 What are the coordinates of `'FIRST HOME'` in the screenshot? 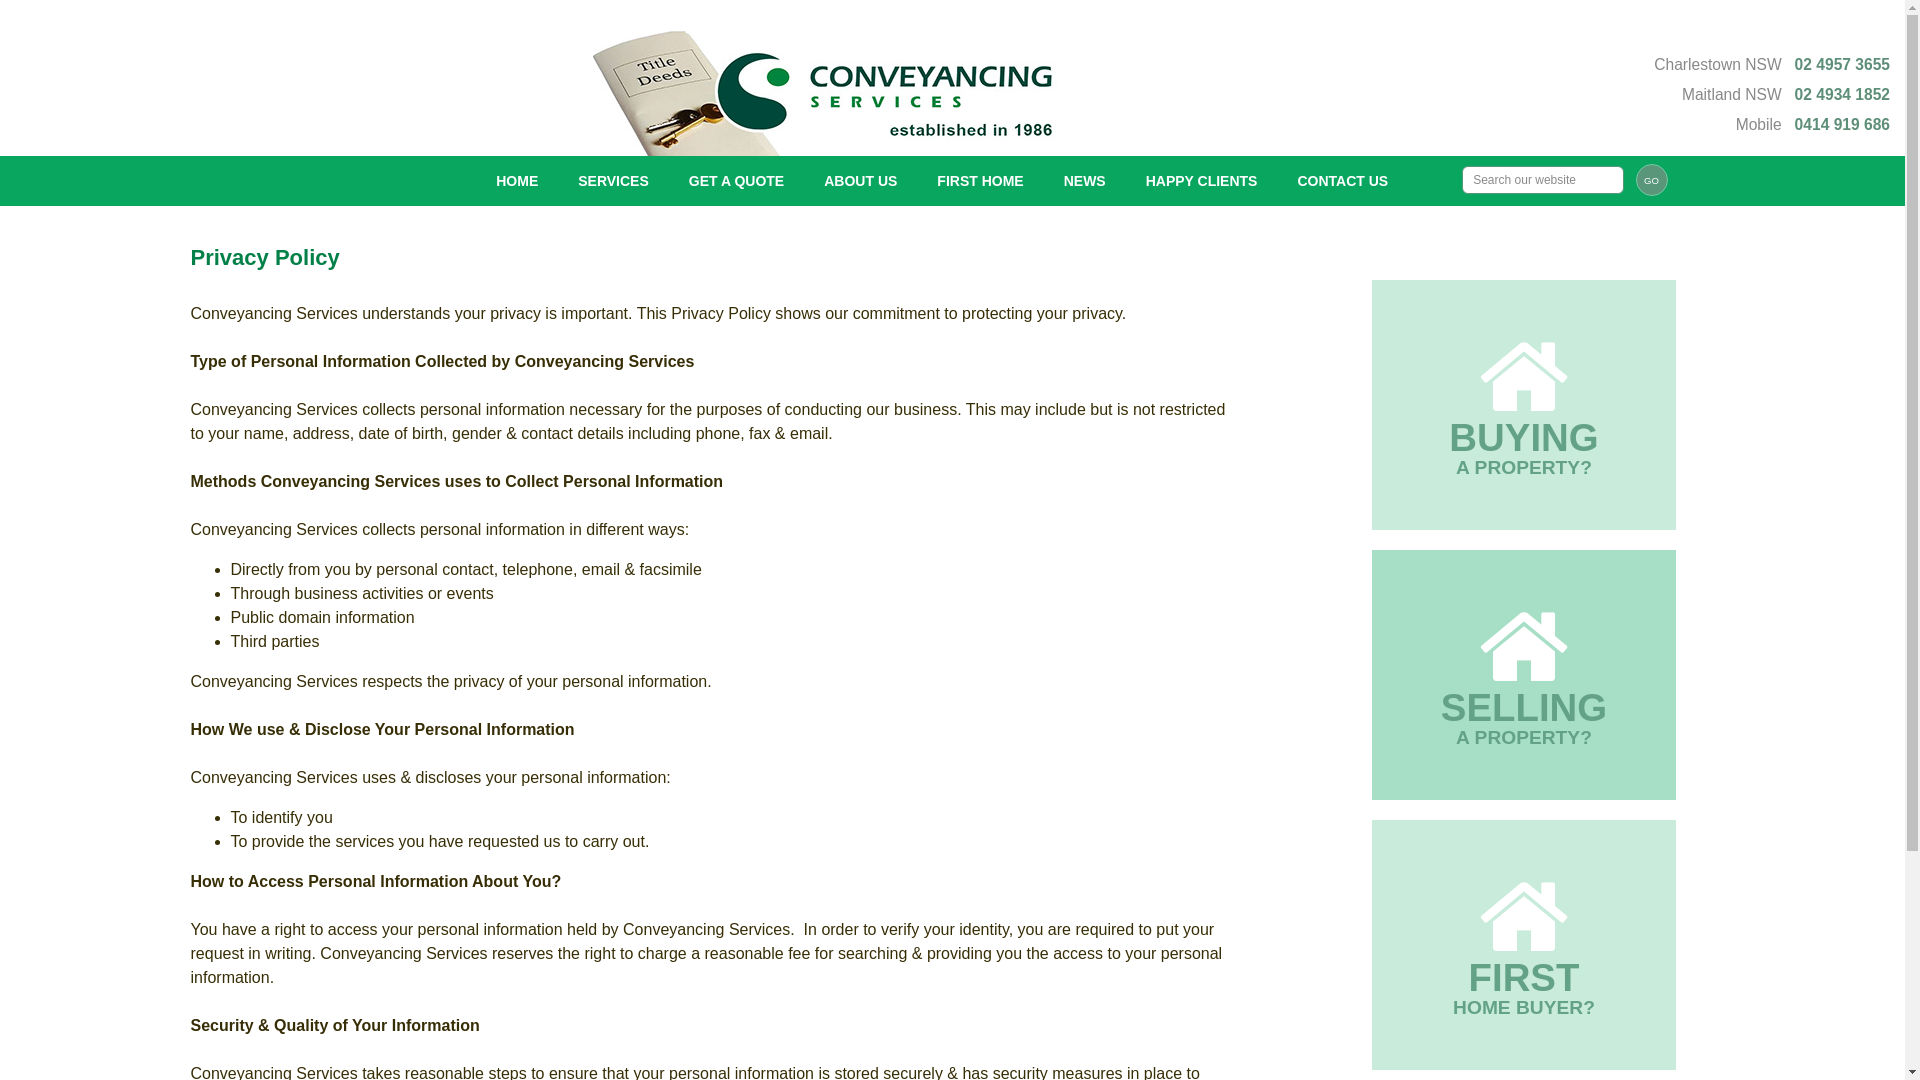 It's located at (979, 181).